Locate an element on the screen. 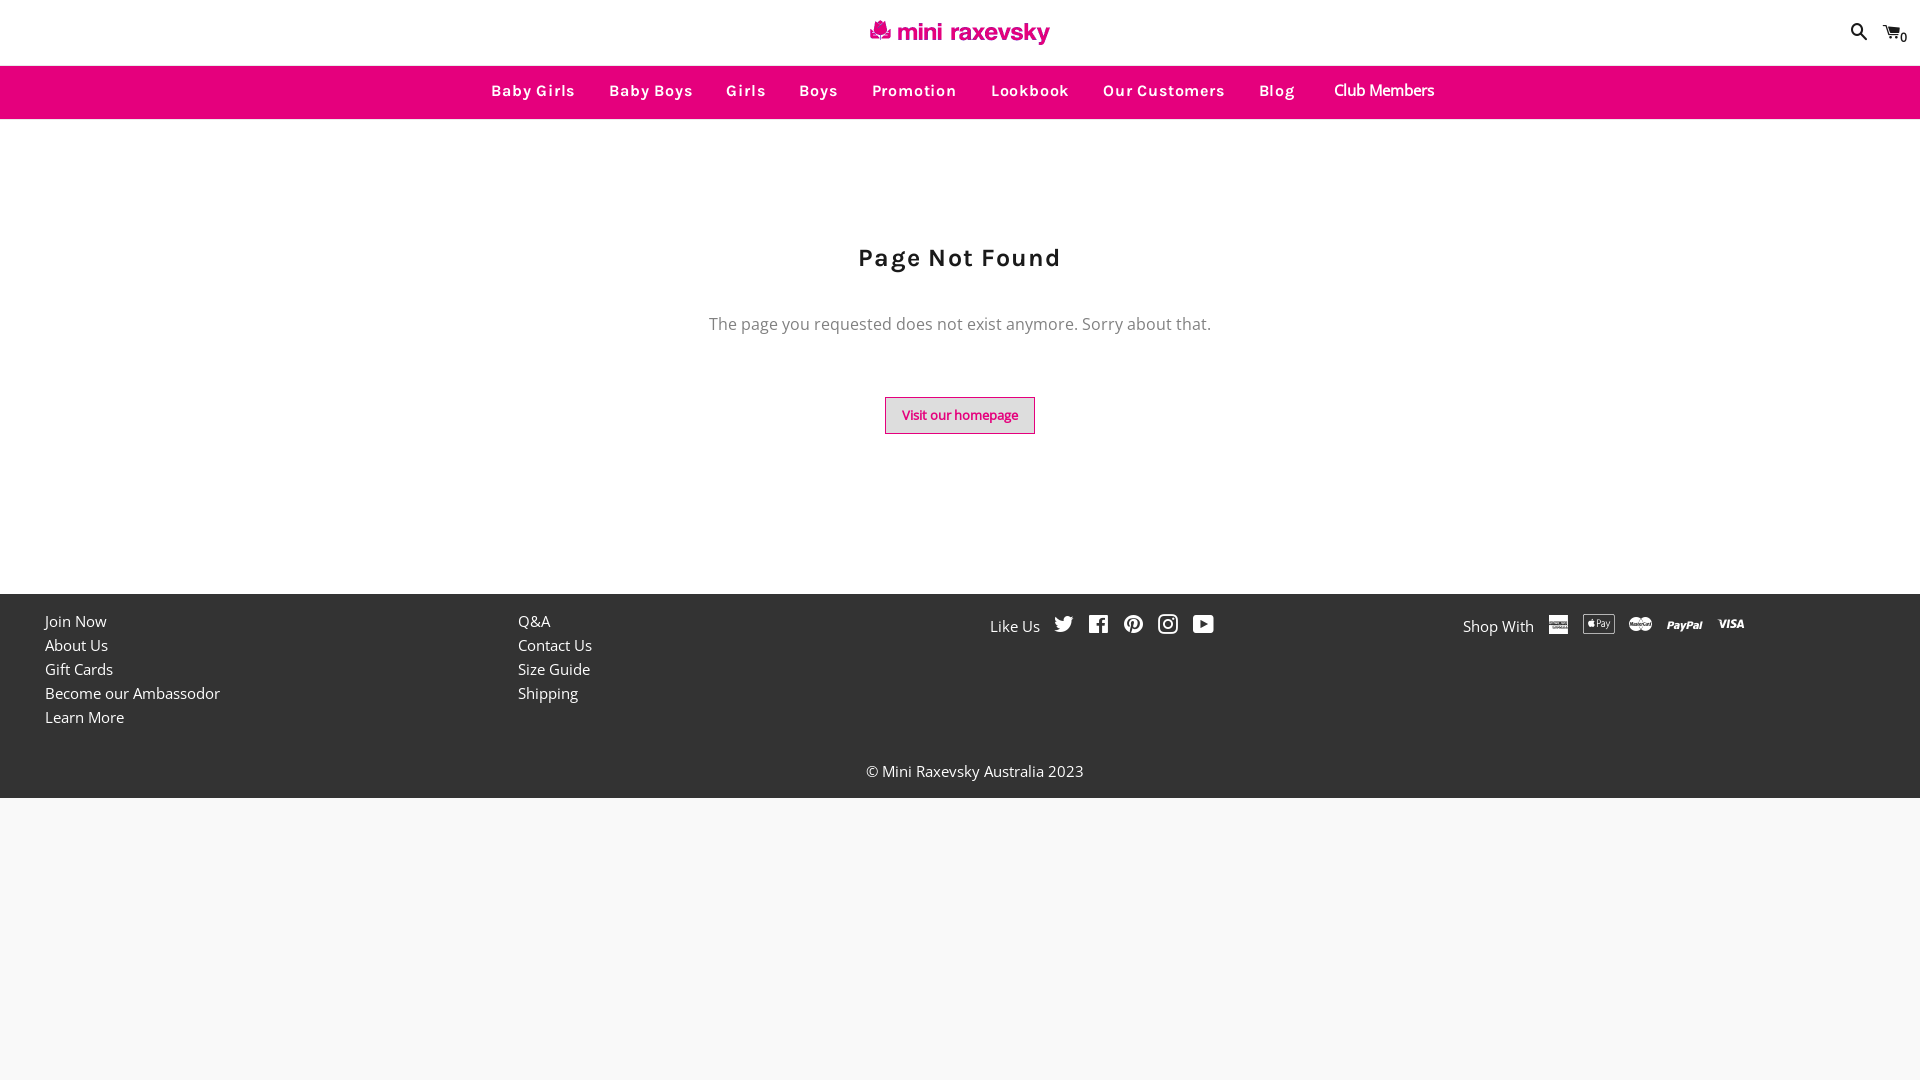 The image size is (1920, 1080). 'Shipping' is located at coordinates (518, 692).